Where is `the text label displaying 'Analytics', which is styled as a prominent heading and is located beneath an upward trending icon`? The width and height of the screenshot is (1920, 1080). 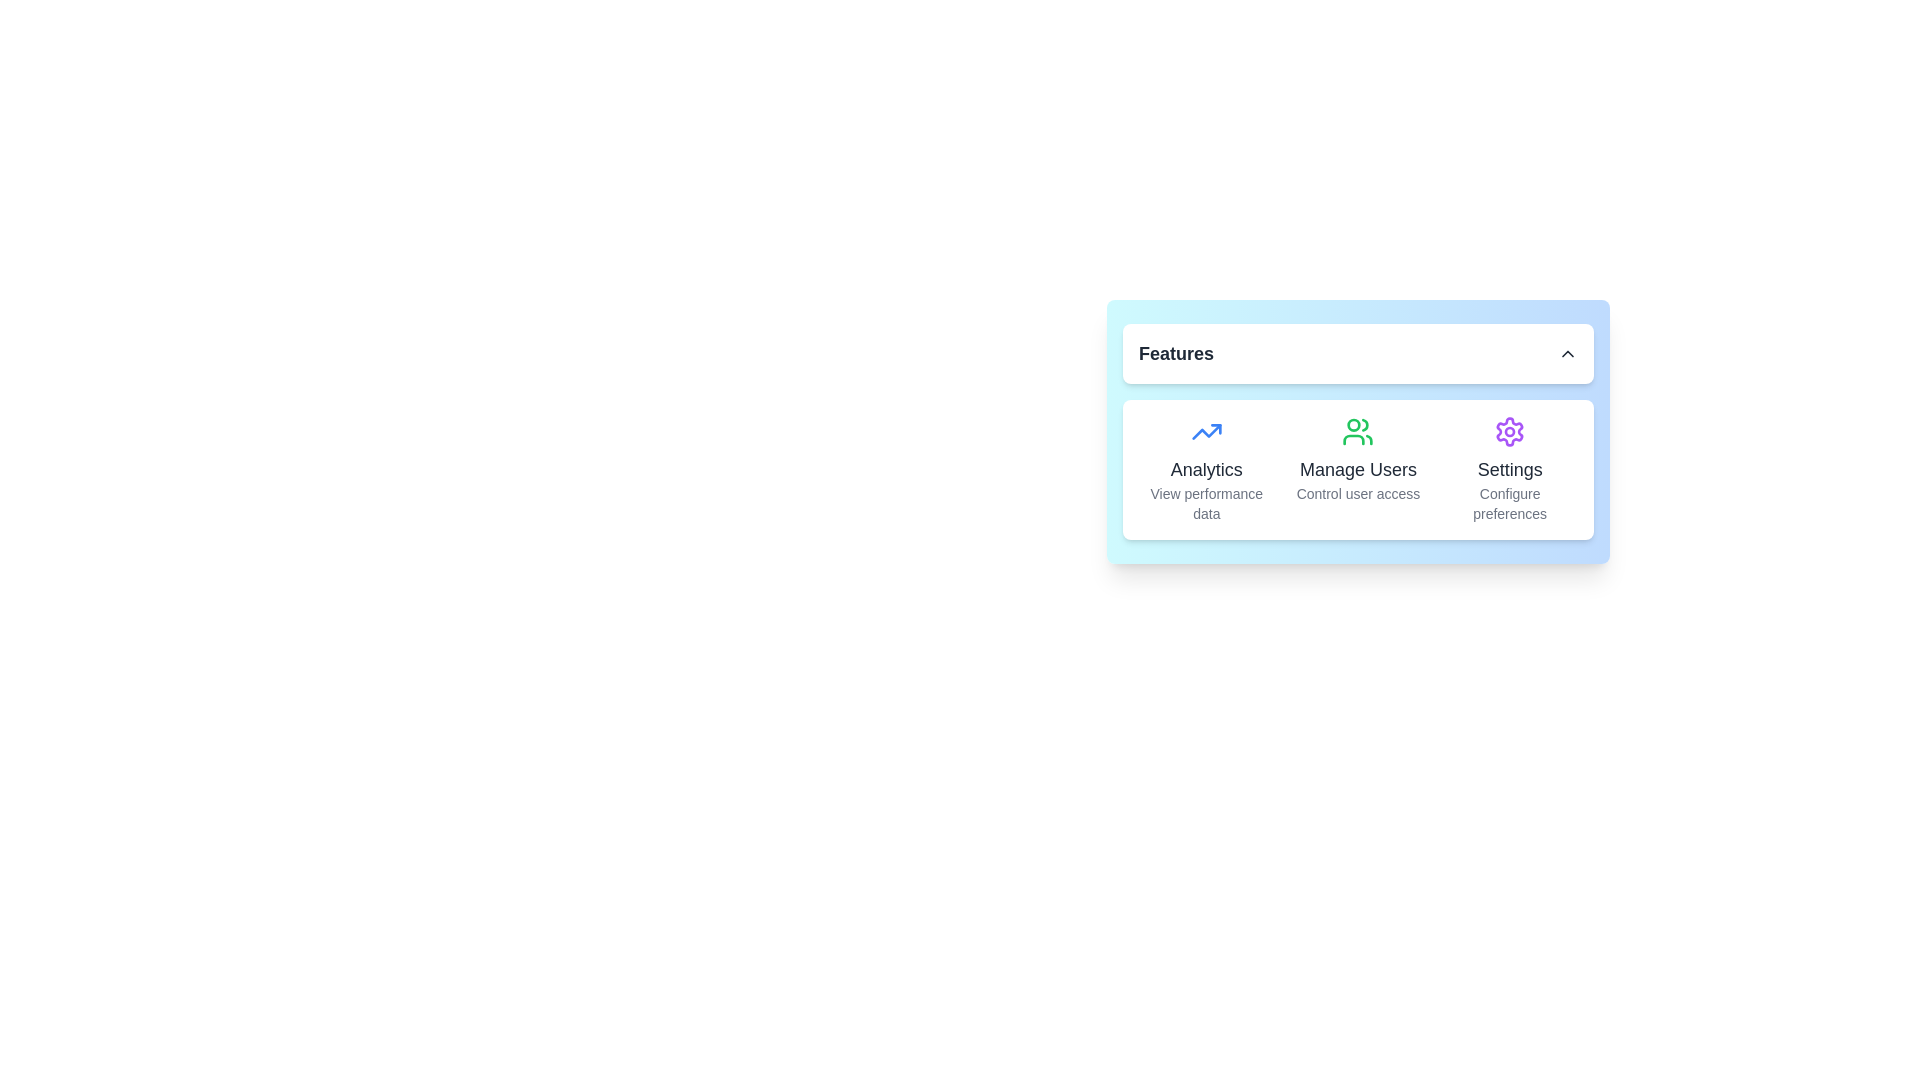
the text label displaying 'Analytics', which is styled as a prominent heading and is located beneath an upward trending icon is located at coordinates (1205, 470).